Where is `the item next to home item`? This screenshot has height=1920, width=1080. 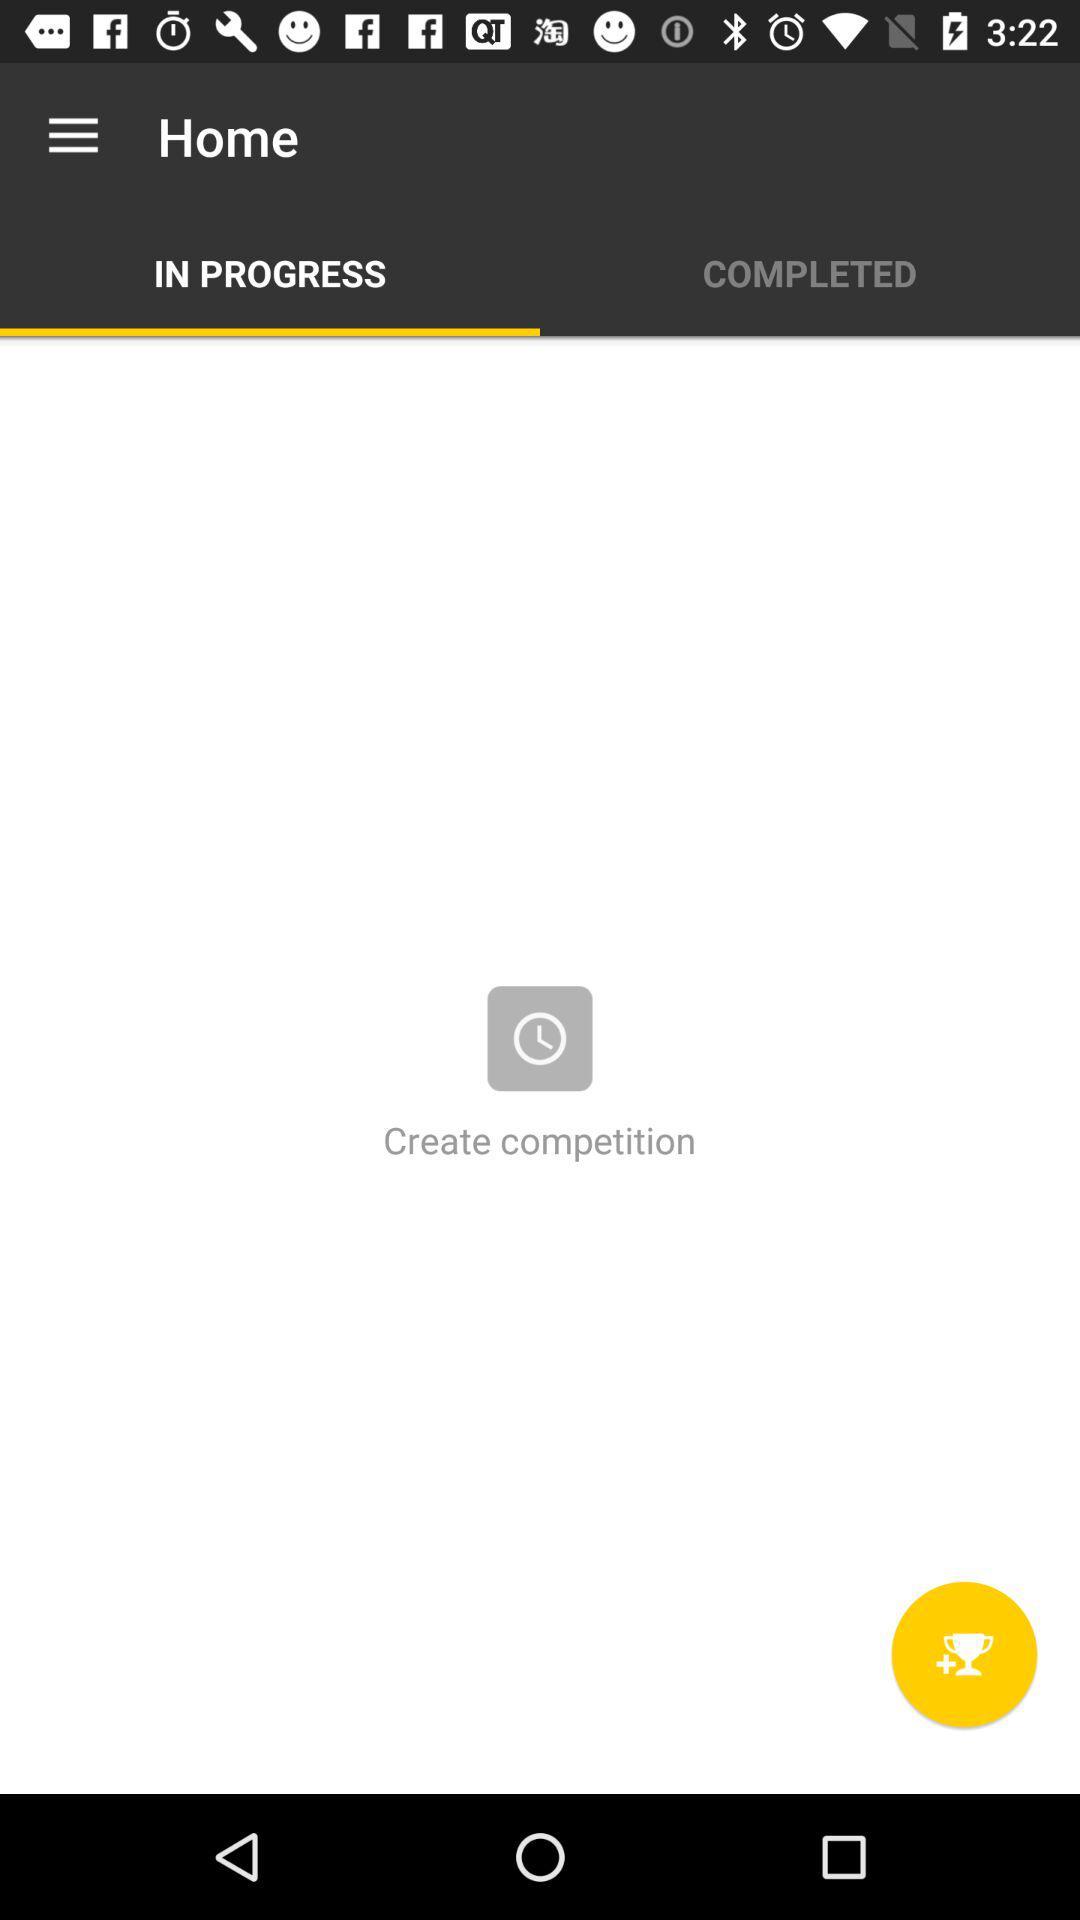 the item next to home item is located at coordinates (72, 135).